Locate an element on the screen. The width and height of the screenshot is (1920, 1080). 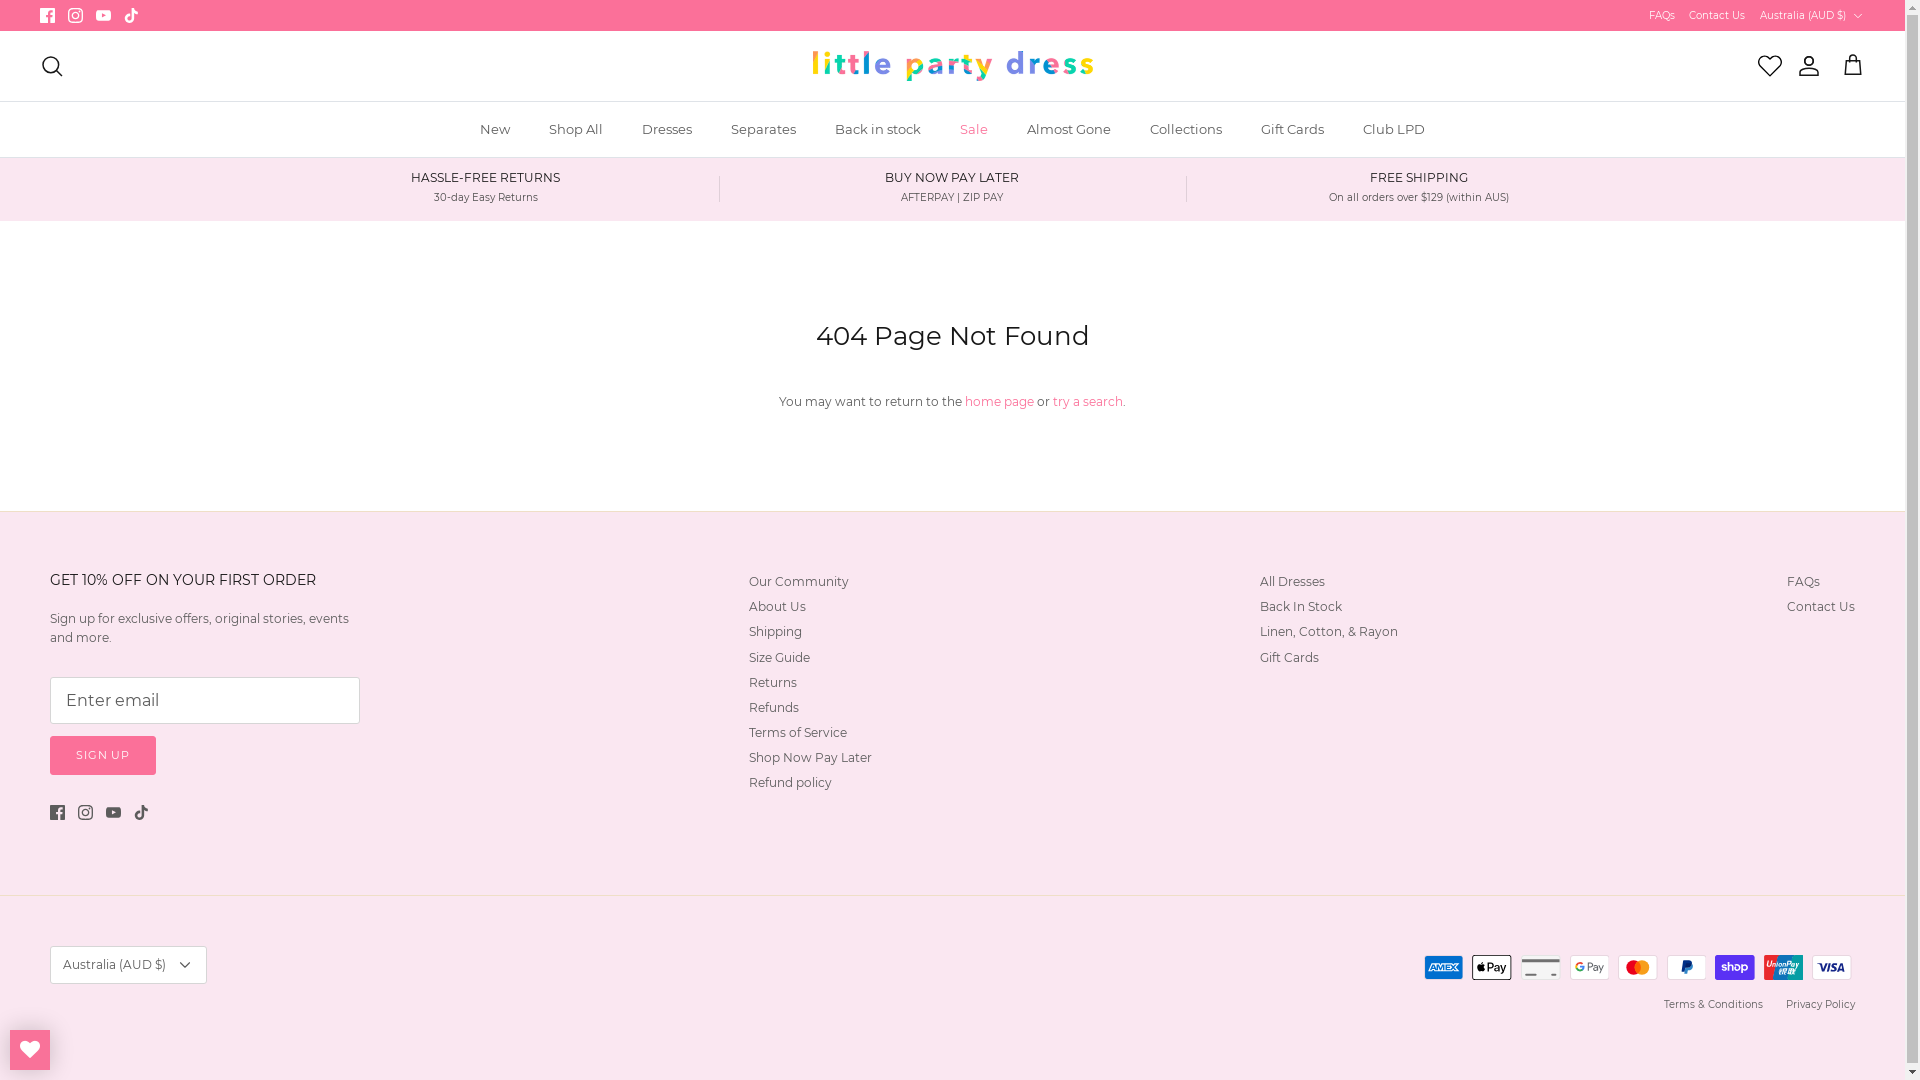
'Gift Cards' is located at coordinates (1292, 130).